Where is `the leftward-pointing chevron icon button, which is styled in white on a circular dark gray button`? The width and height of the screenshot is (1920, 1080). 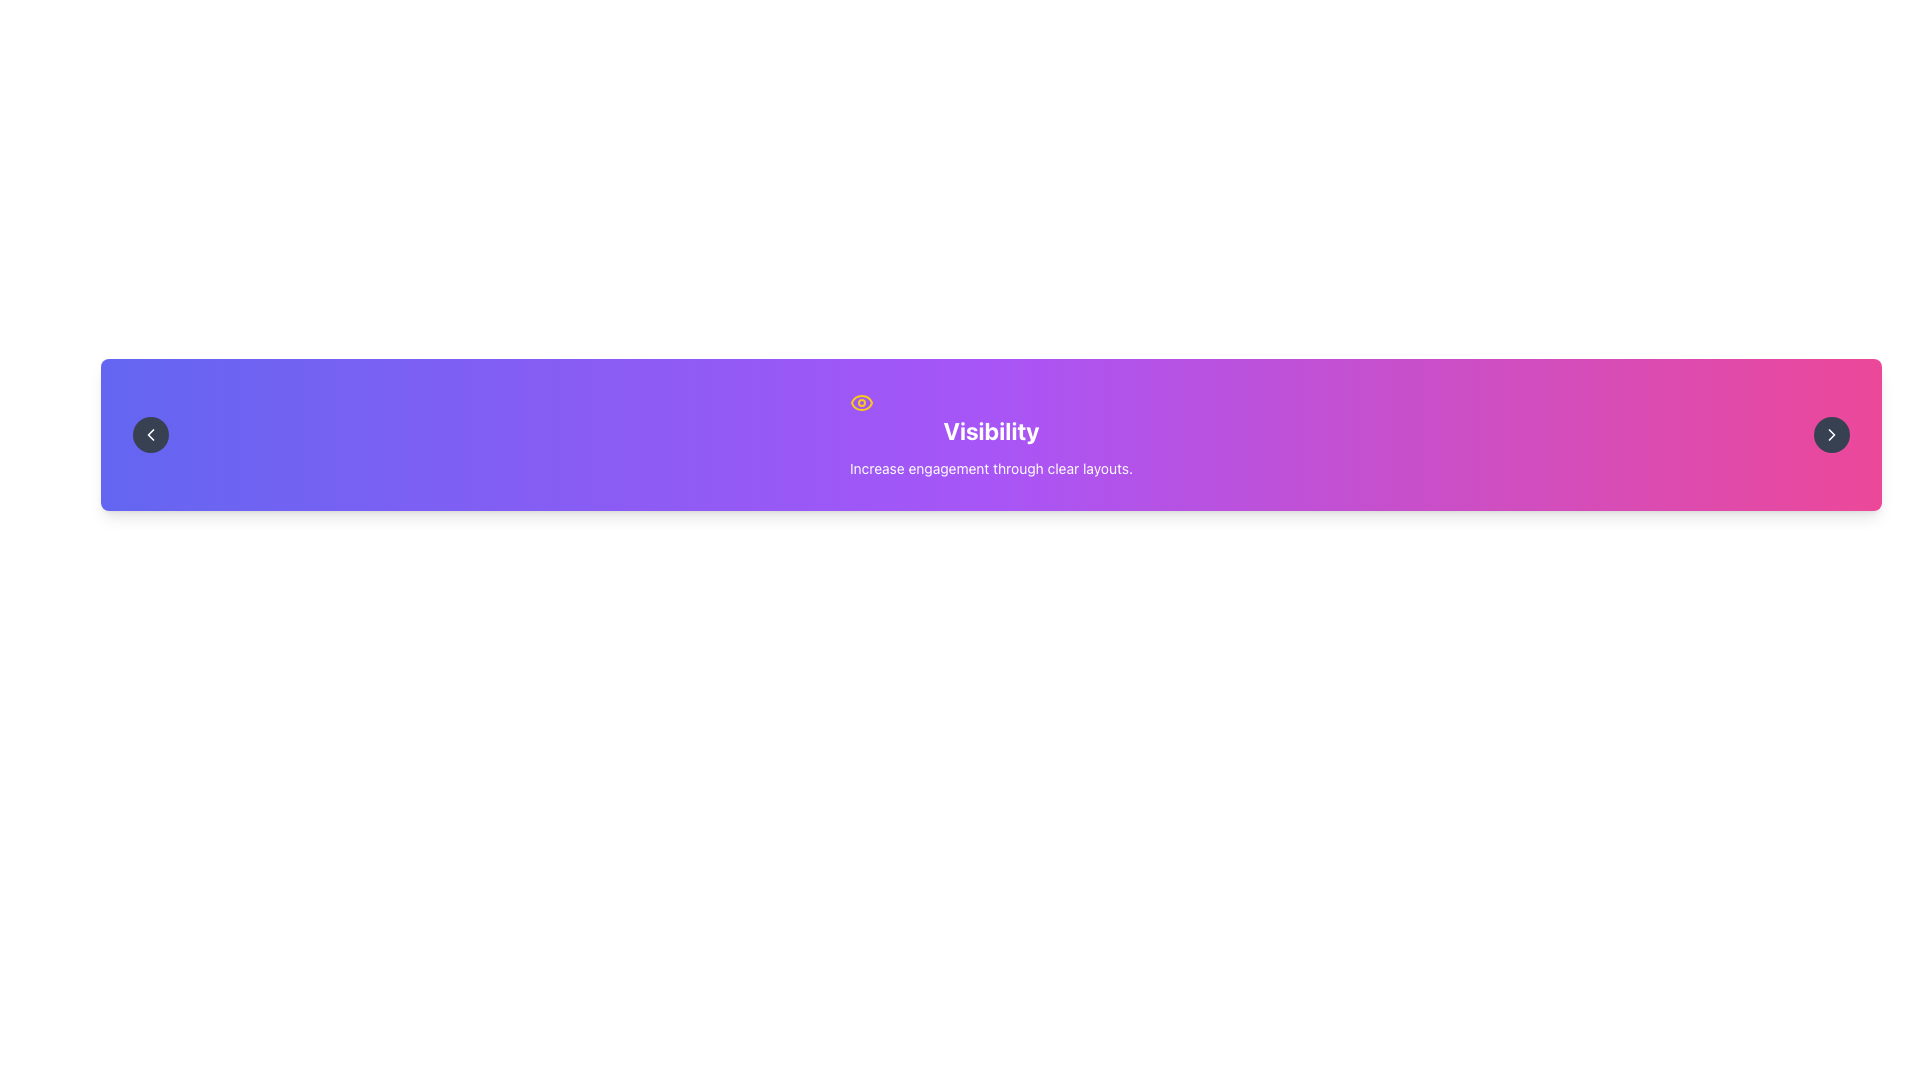
the leftward-pointing chevron icon button, which is styled in white on a circular dark gray button is located at coordinates (149, 434).